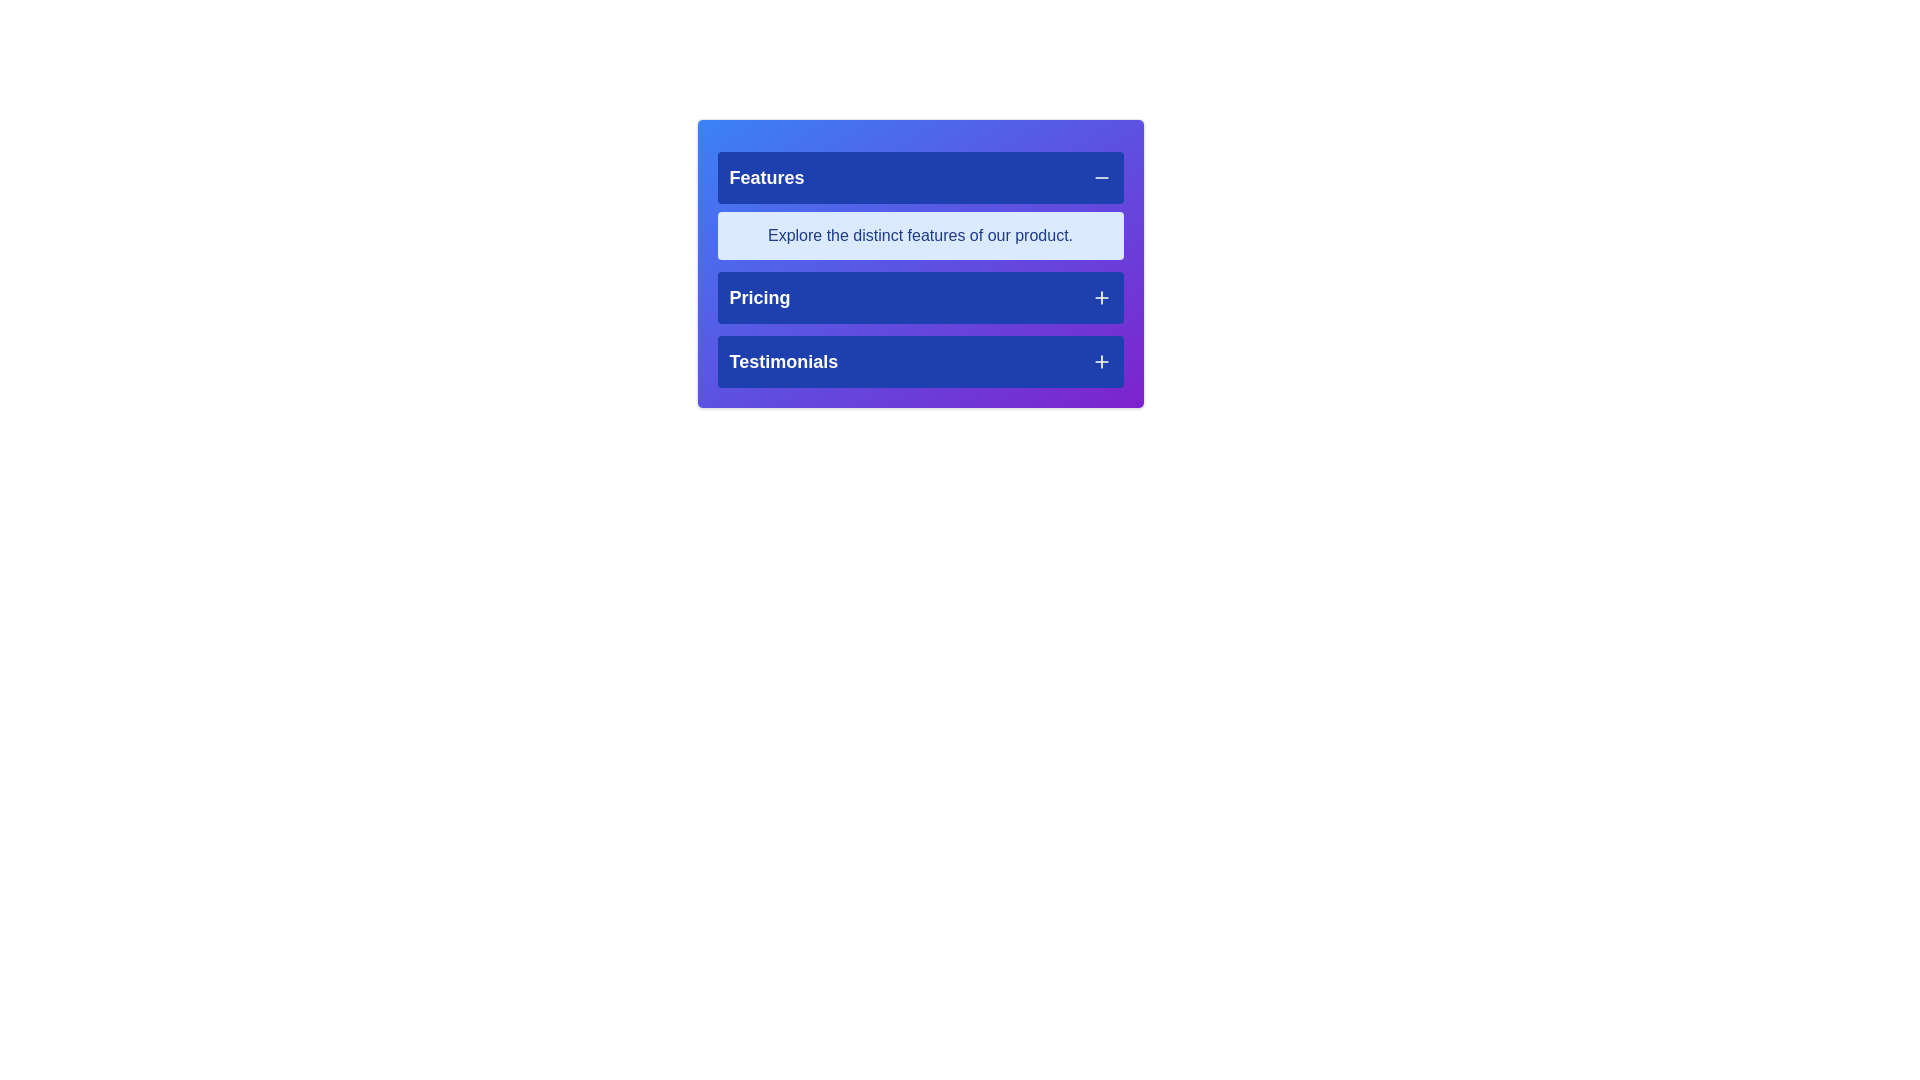  What do you see at coordinates (766, 176) in the screenshot?
I see `the 'Features' text label, which is a bold, large white text on a blue background, located prominently to the left of a minus icon in the accordion menu` at bounding box center [766, 176].